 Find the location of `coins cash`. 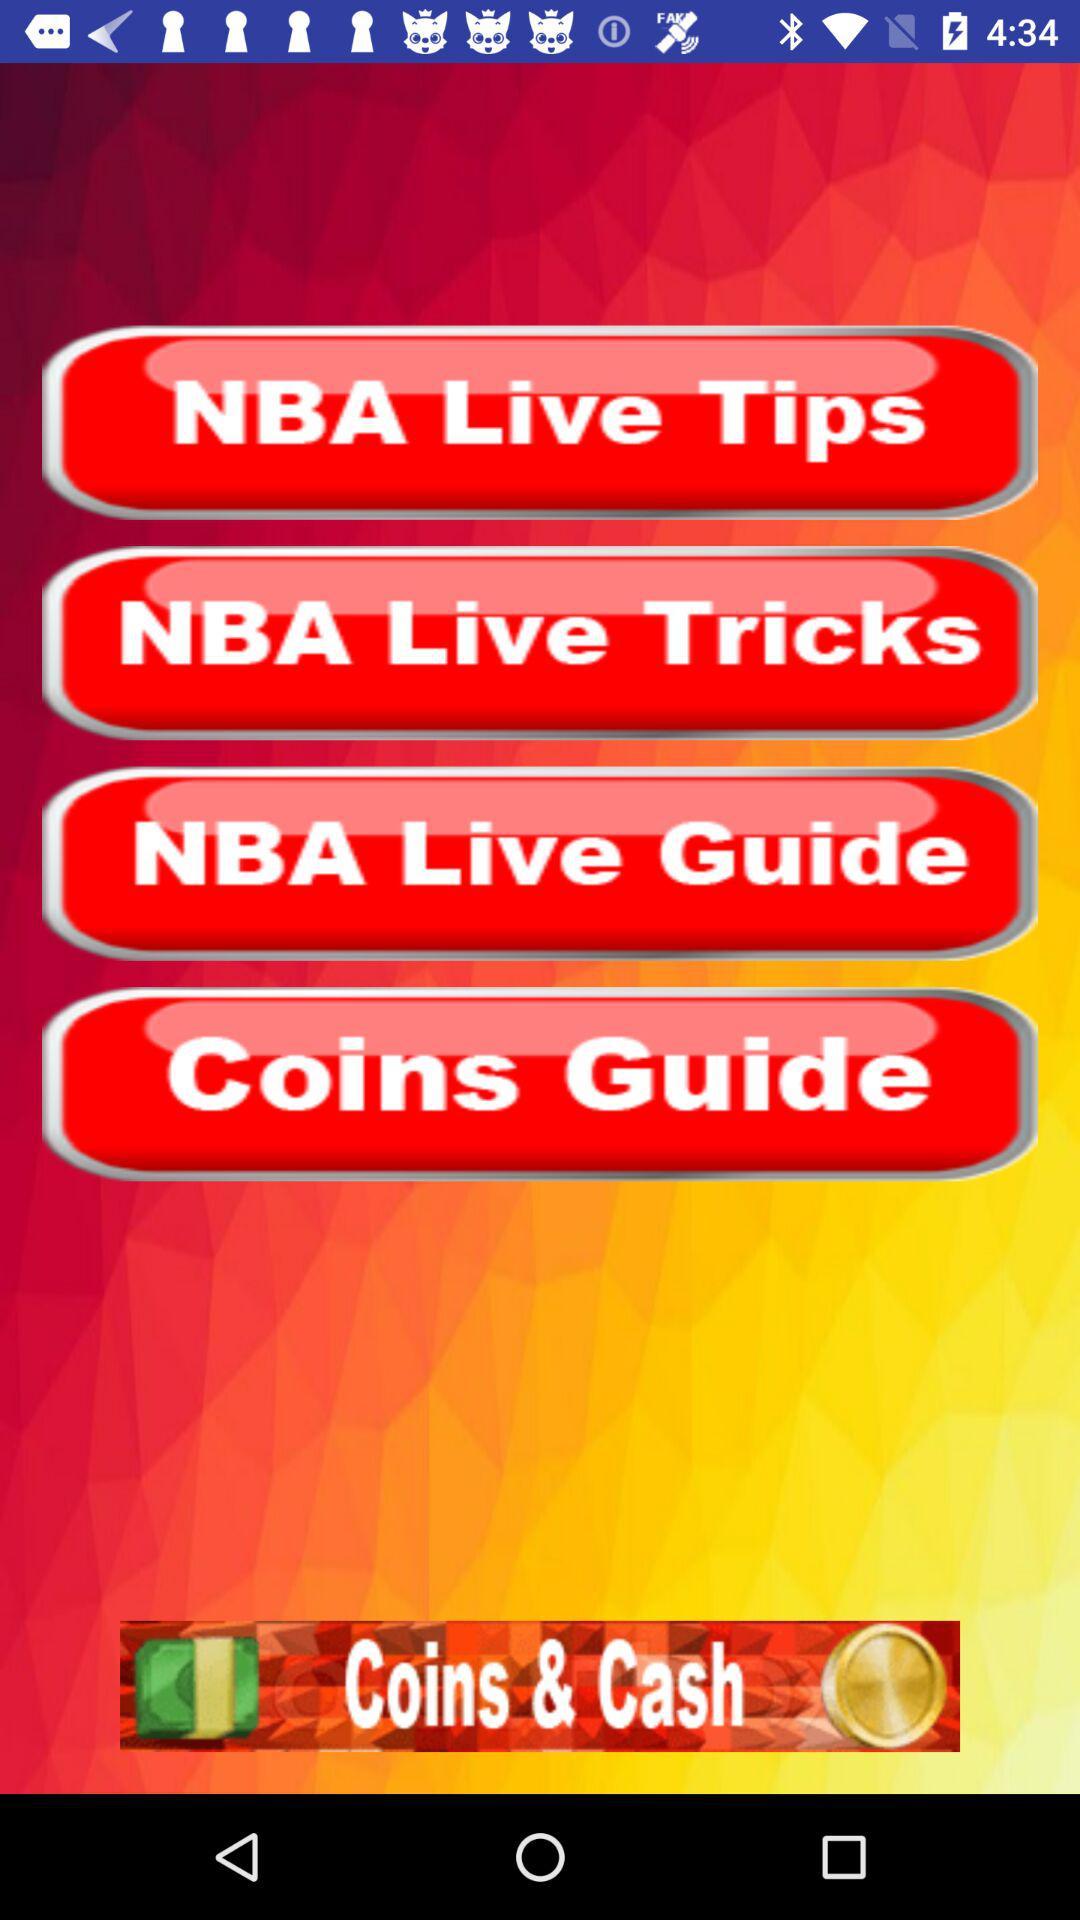

coins cash is located at coordinates (540, 1685).